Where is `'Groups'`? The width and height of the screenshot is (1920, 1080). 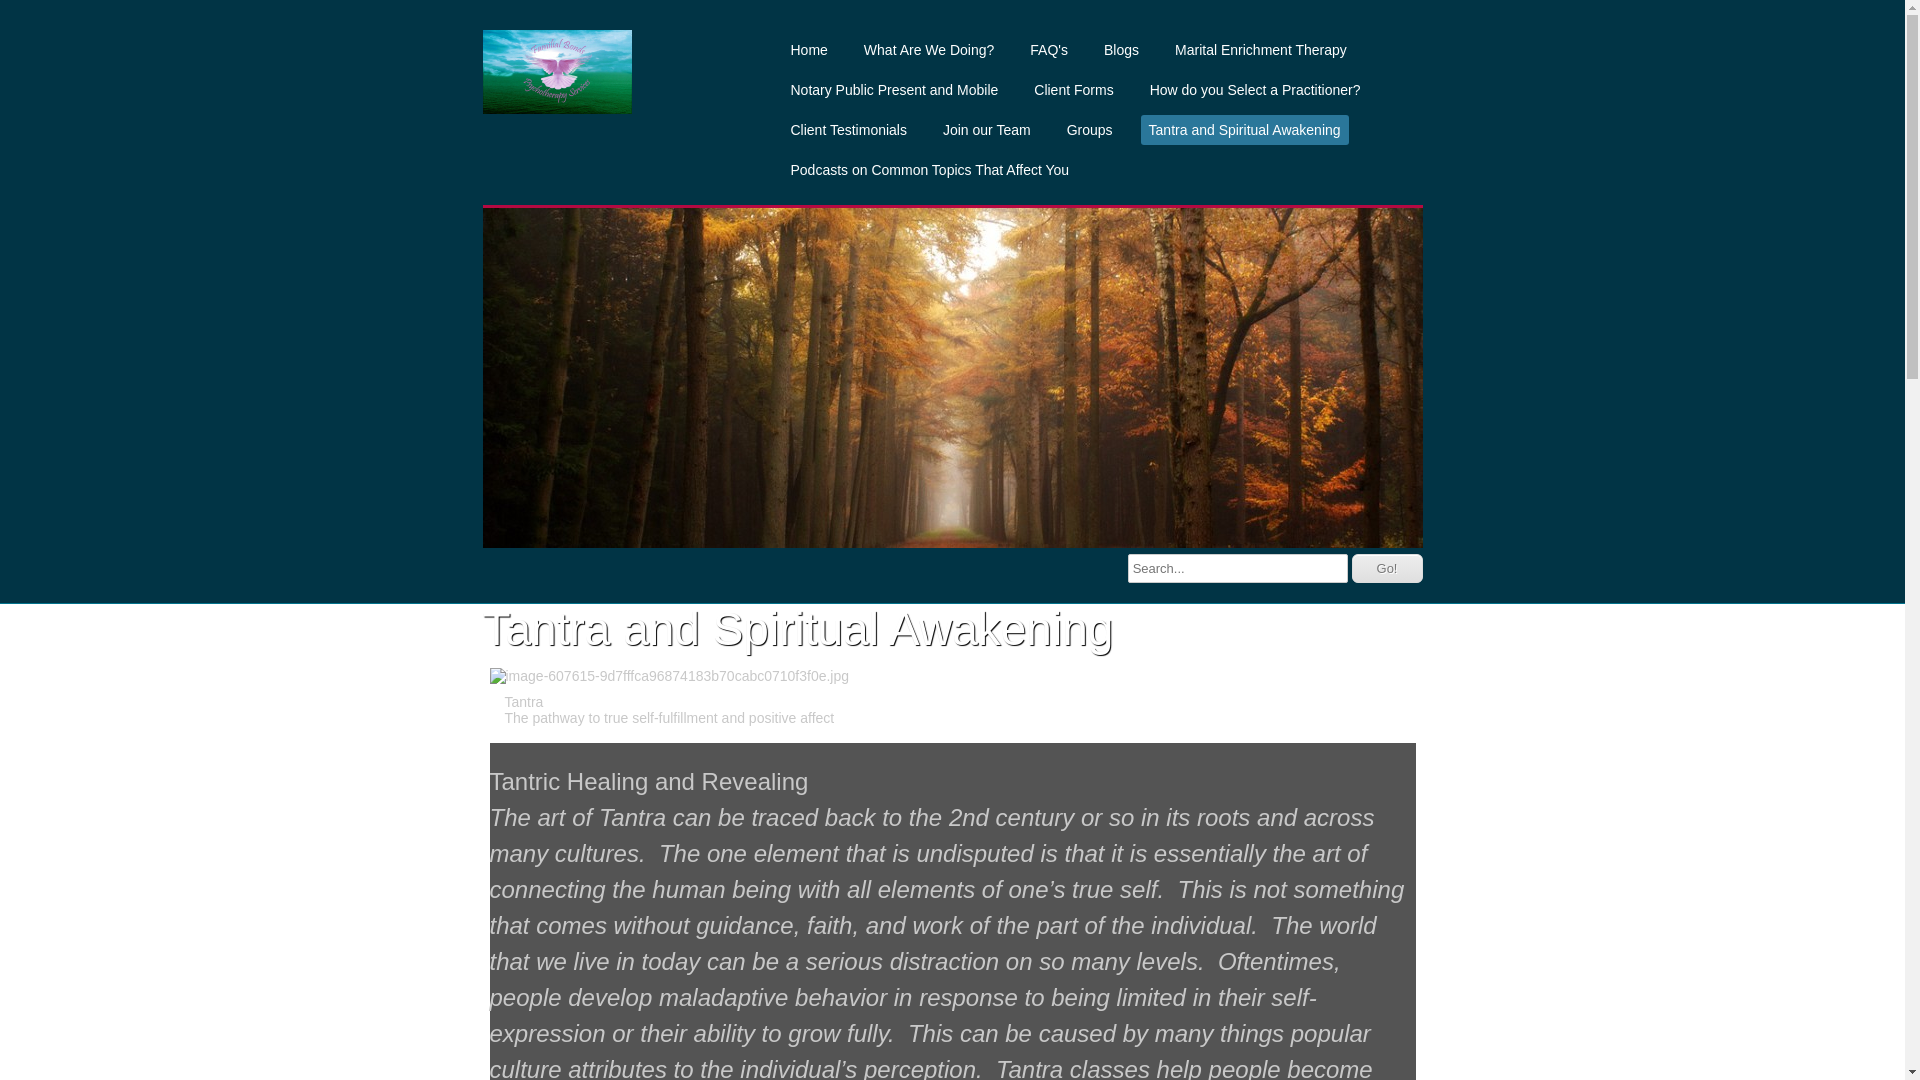
'Groups' is located at coordinates (1058, 130).